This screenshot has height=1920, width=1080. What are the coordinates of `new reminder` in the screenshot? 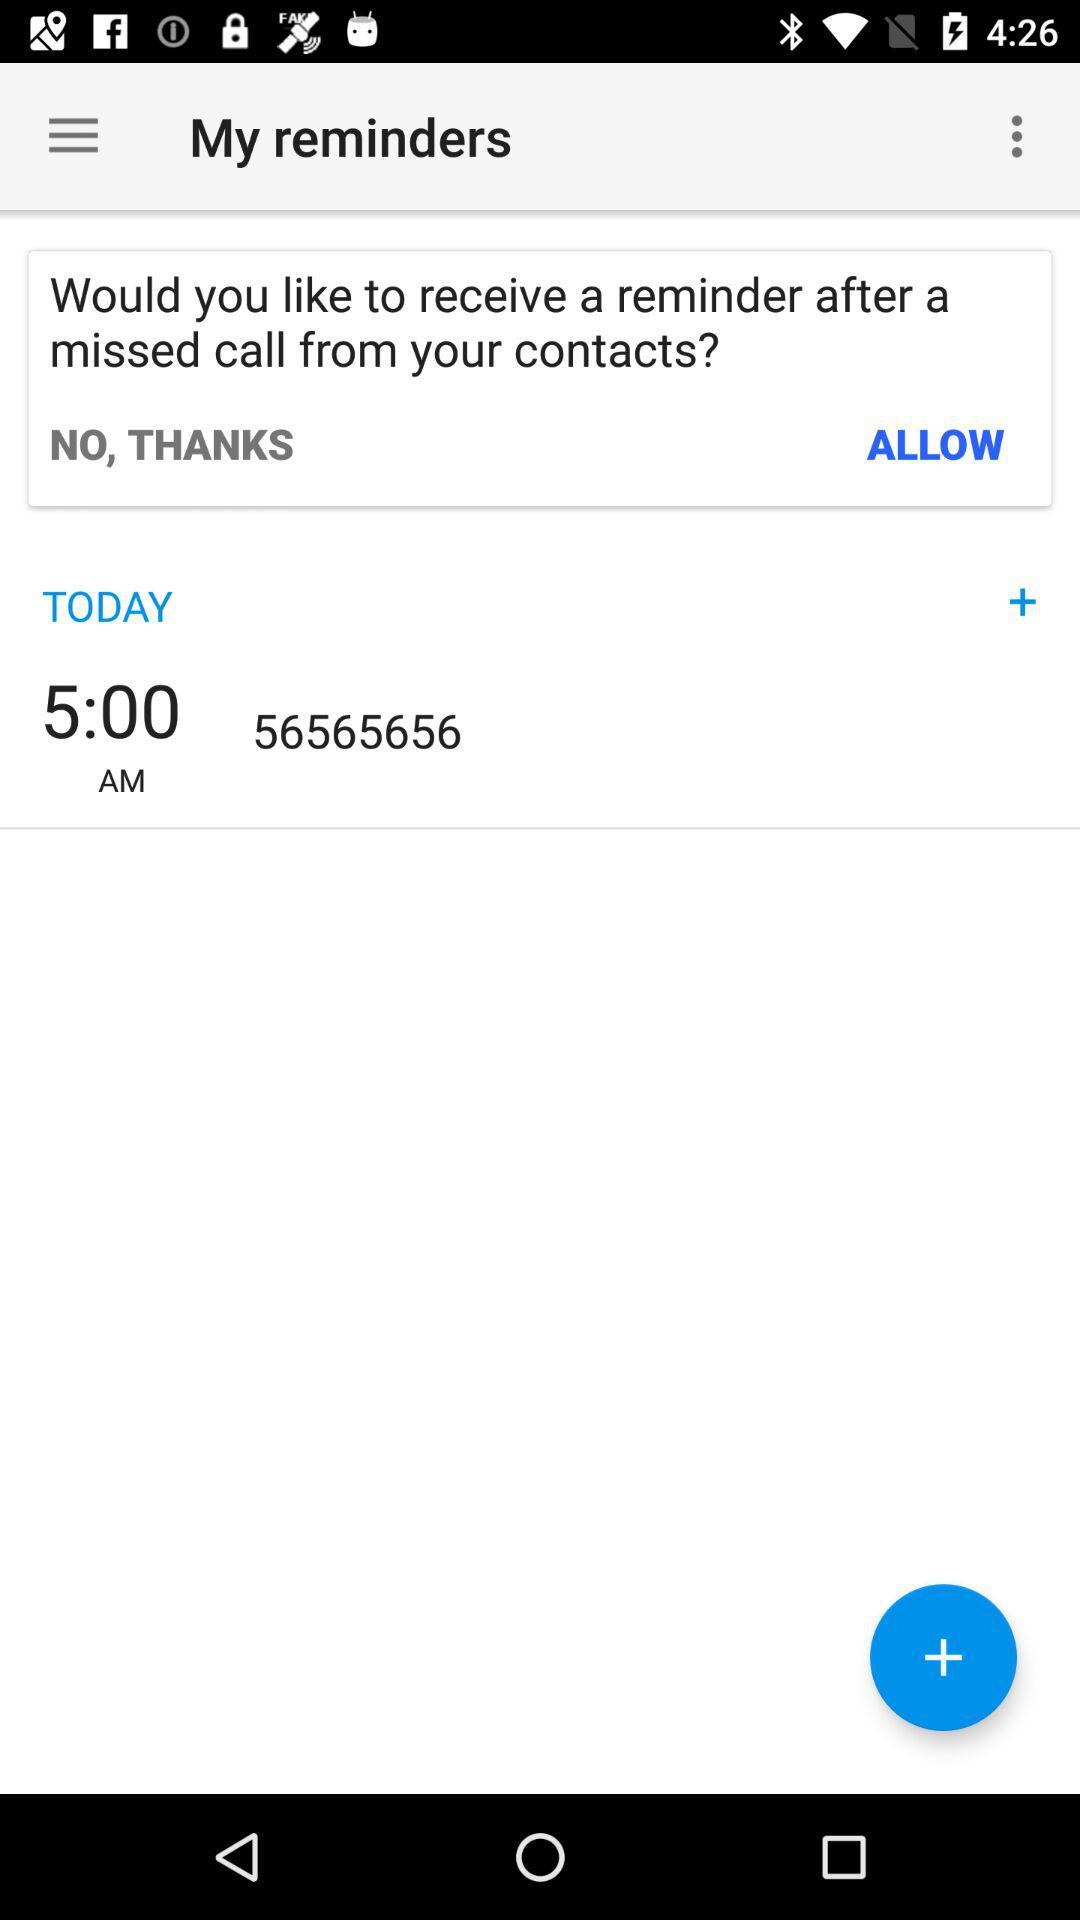 It's located at (943, 1657).